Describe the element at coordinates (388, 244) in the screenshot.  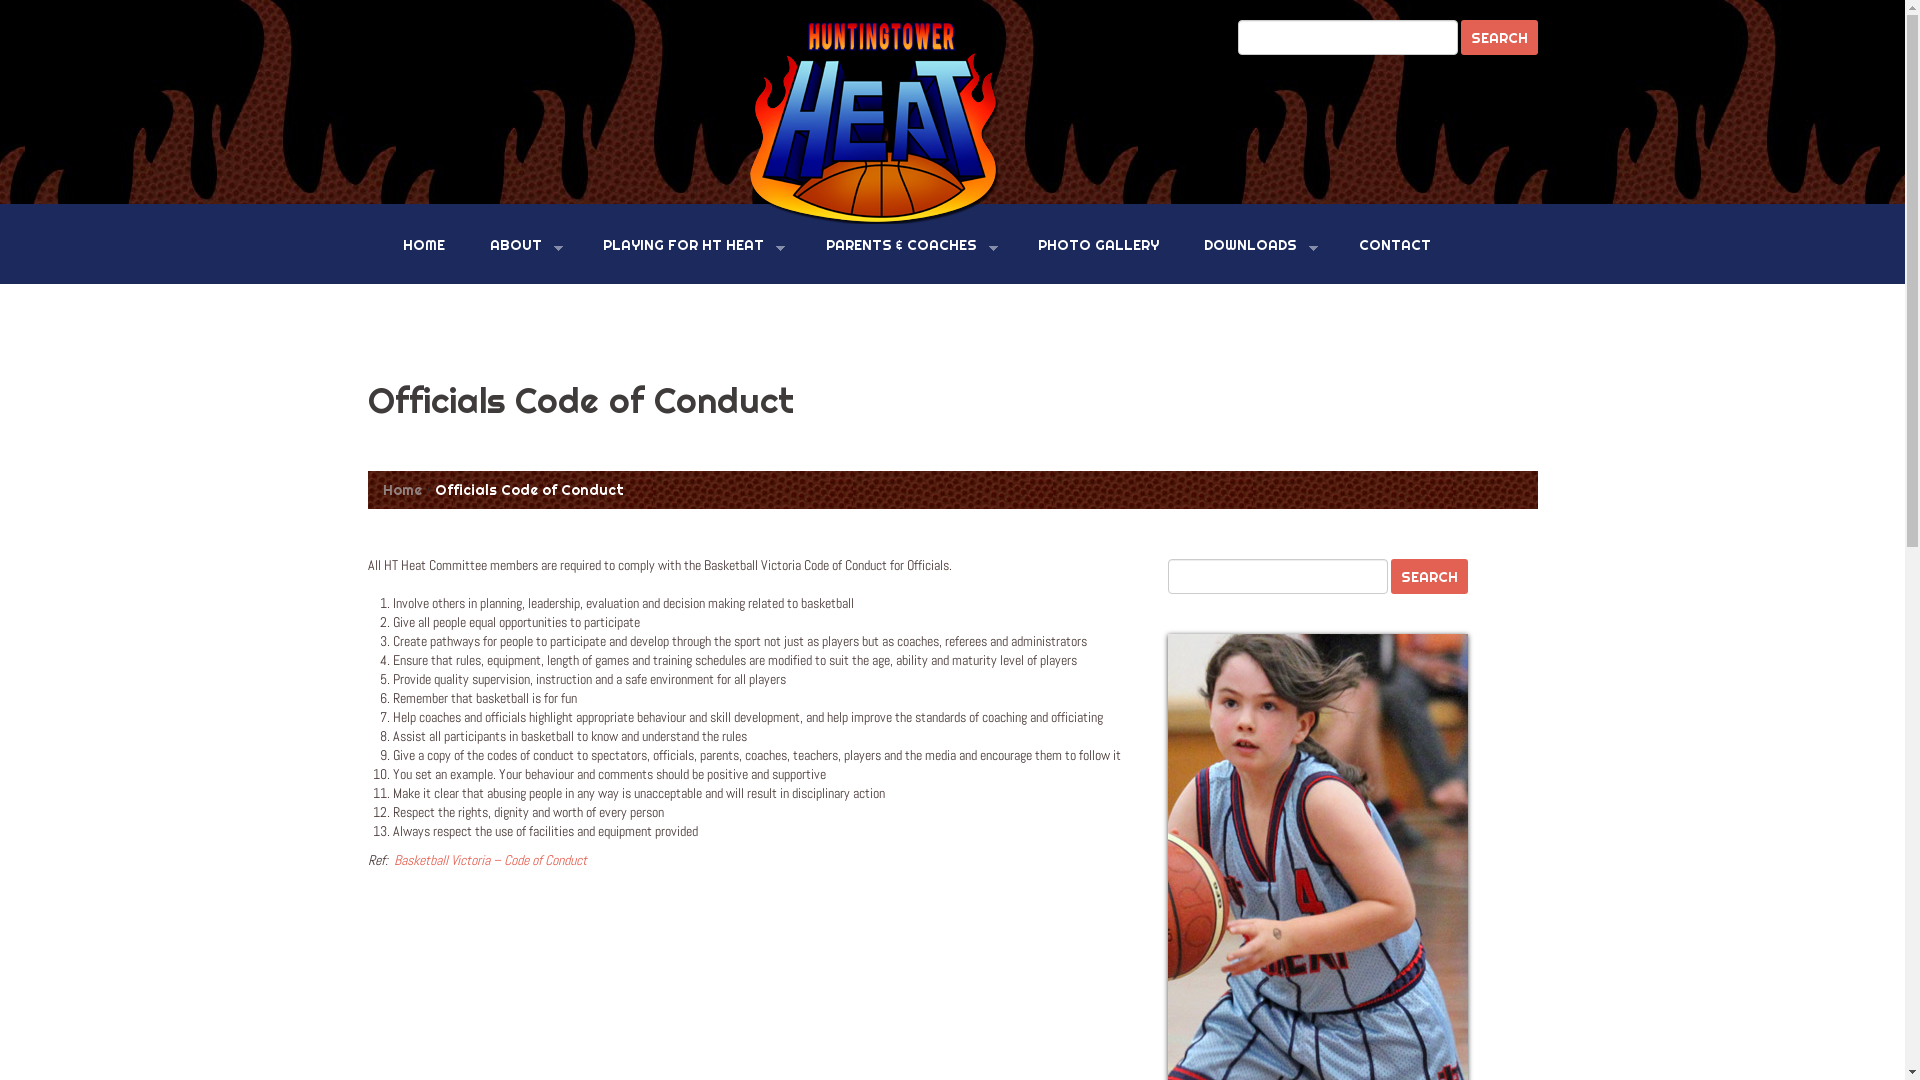
I see `'HOME'` at that location.